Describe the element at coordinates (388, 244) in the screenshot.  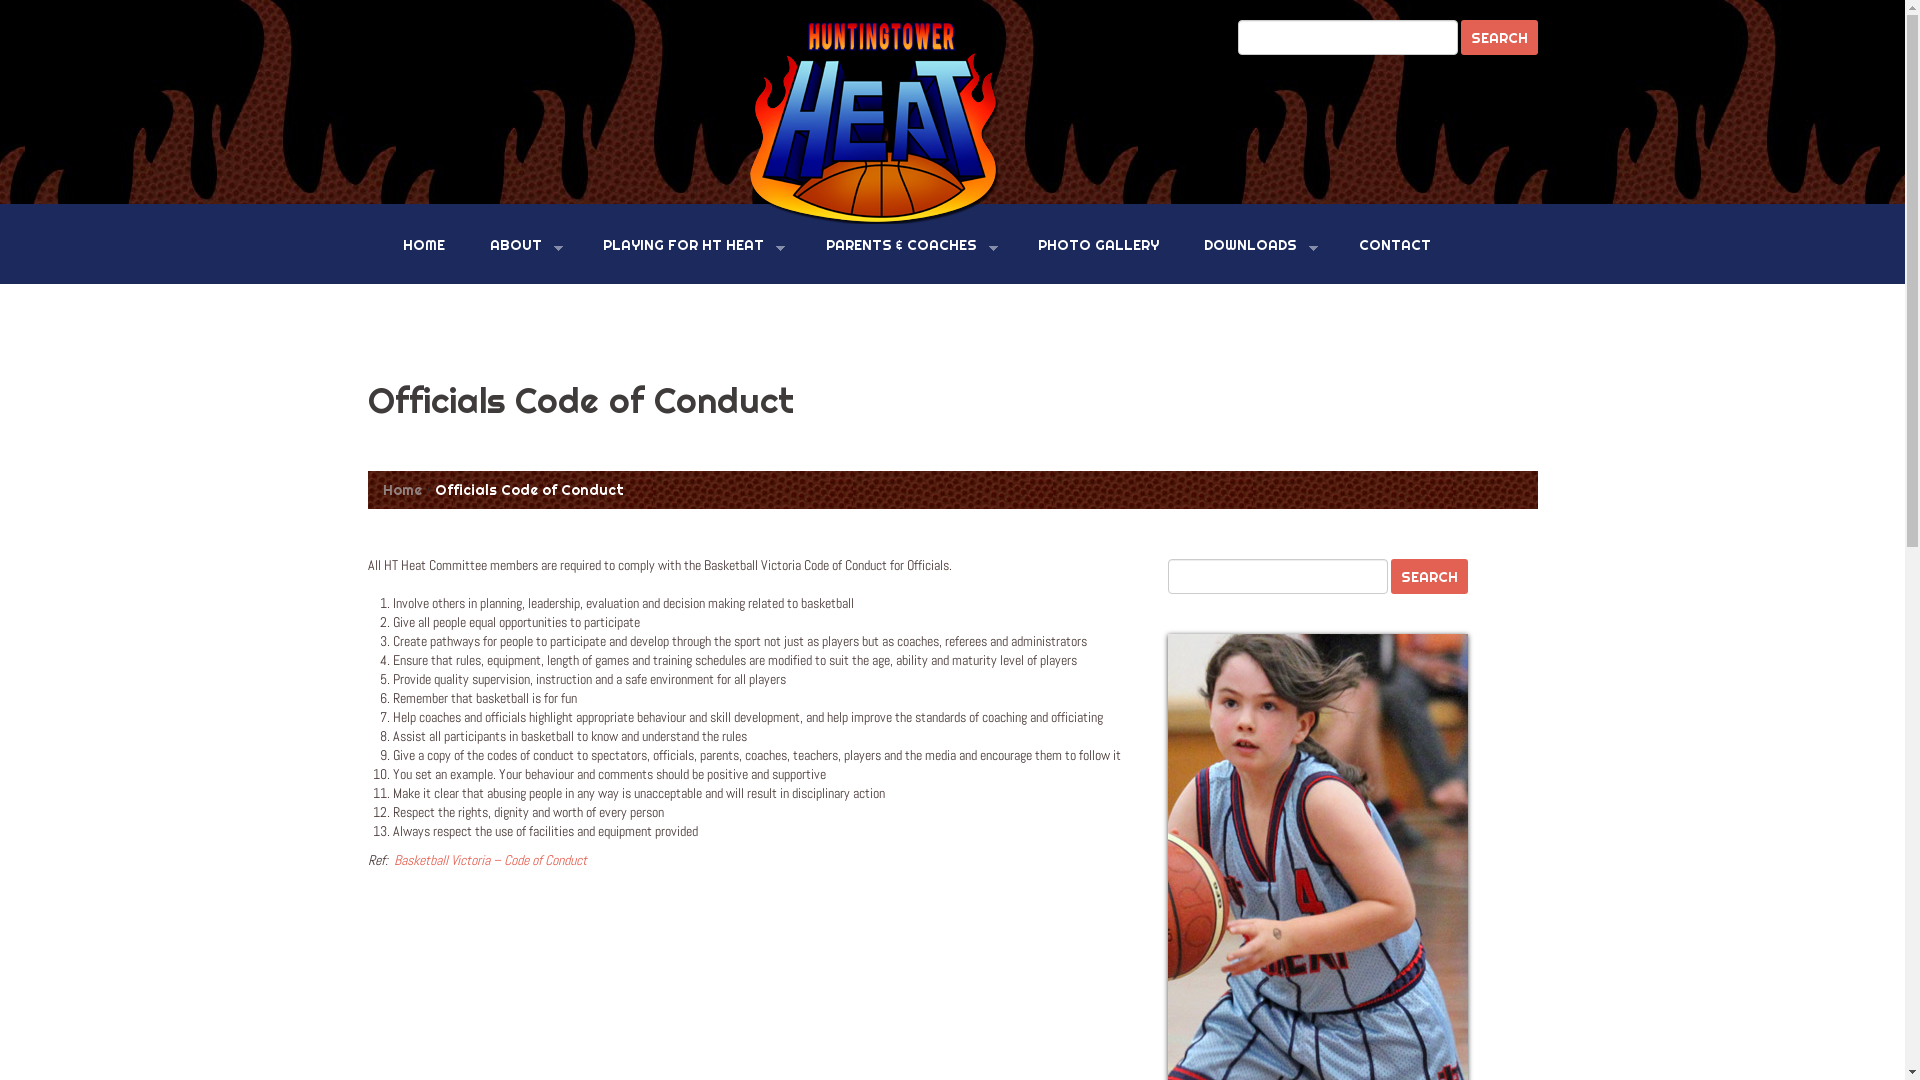
I see `'HOME'` at that location.